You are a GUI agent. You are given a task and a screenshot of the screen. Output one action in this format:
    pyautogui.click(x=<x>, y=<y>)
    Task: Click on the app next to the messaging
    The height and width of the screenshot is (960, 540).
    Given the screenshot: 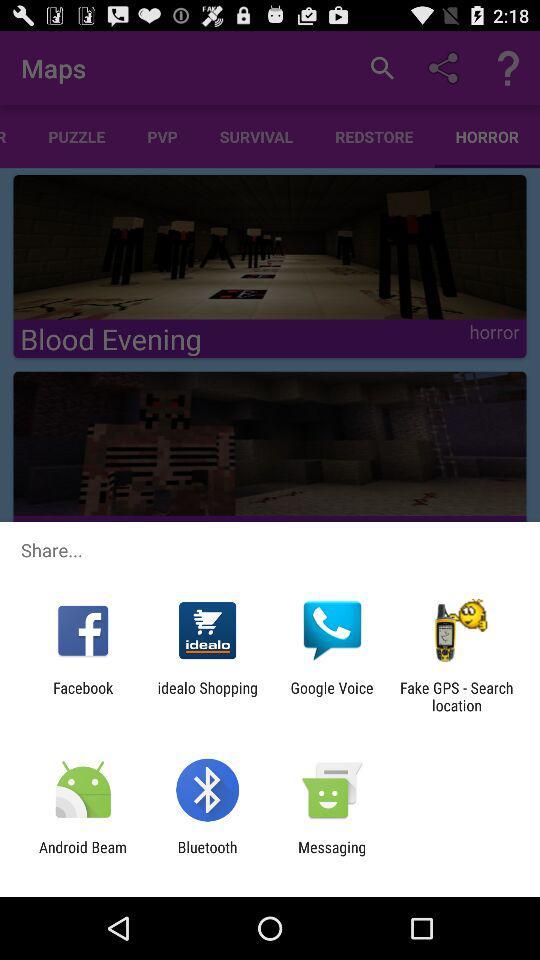 What is the action you would take?
    pyautogui.click(x=206, y=855)
    